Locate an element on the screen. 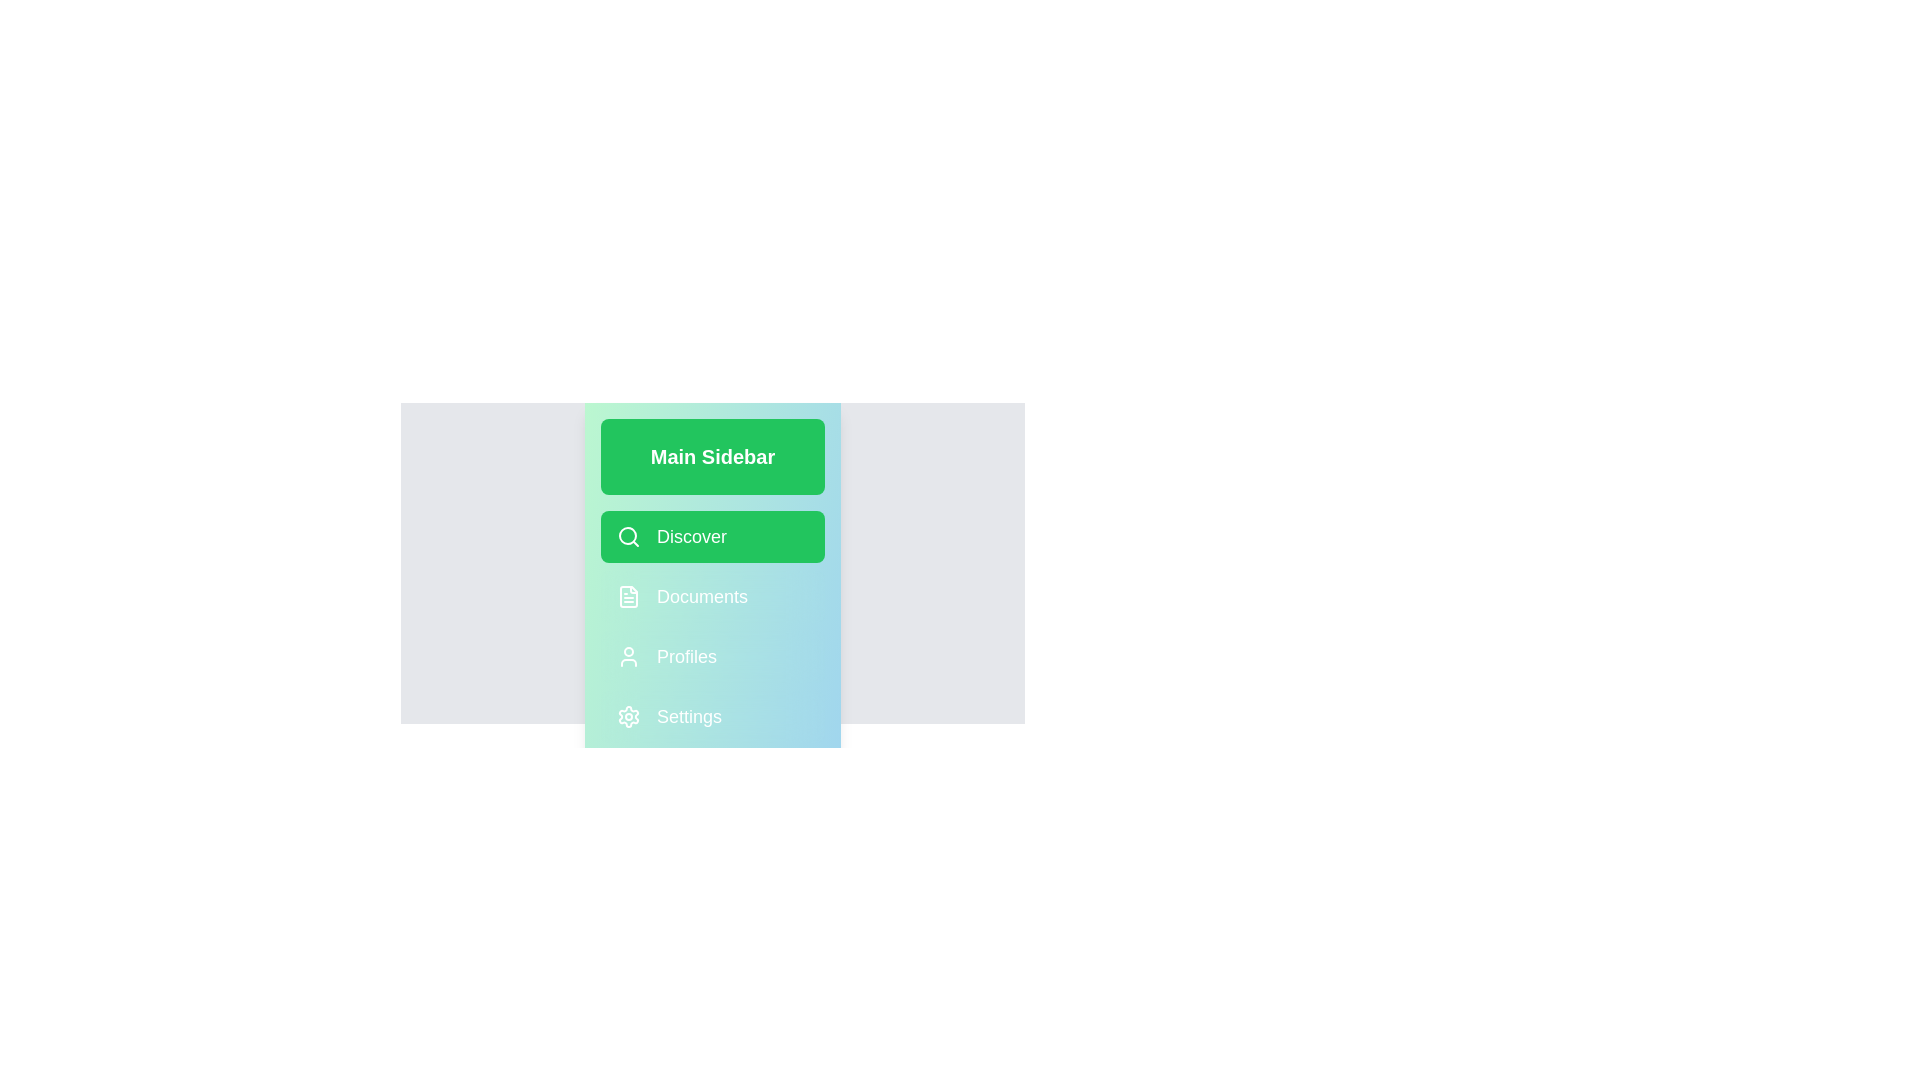 Image resolution: width=1920 pixels, height=1080 pixels. the 'Discover' text label located in the main sidebar, which is positioned directly below the 'Main Sidebar' label and to the right of the magnifying glass icon is located at coordinates (691, 535).